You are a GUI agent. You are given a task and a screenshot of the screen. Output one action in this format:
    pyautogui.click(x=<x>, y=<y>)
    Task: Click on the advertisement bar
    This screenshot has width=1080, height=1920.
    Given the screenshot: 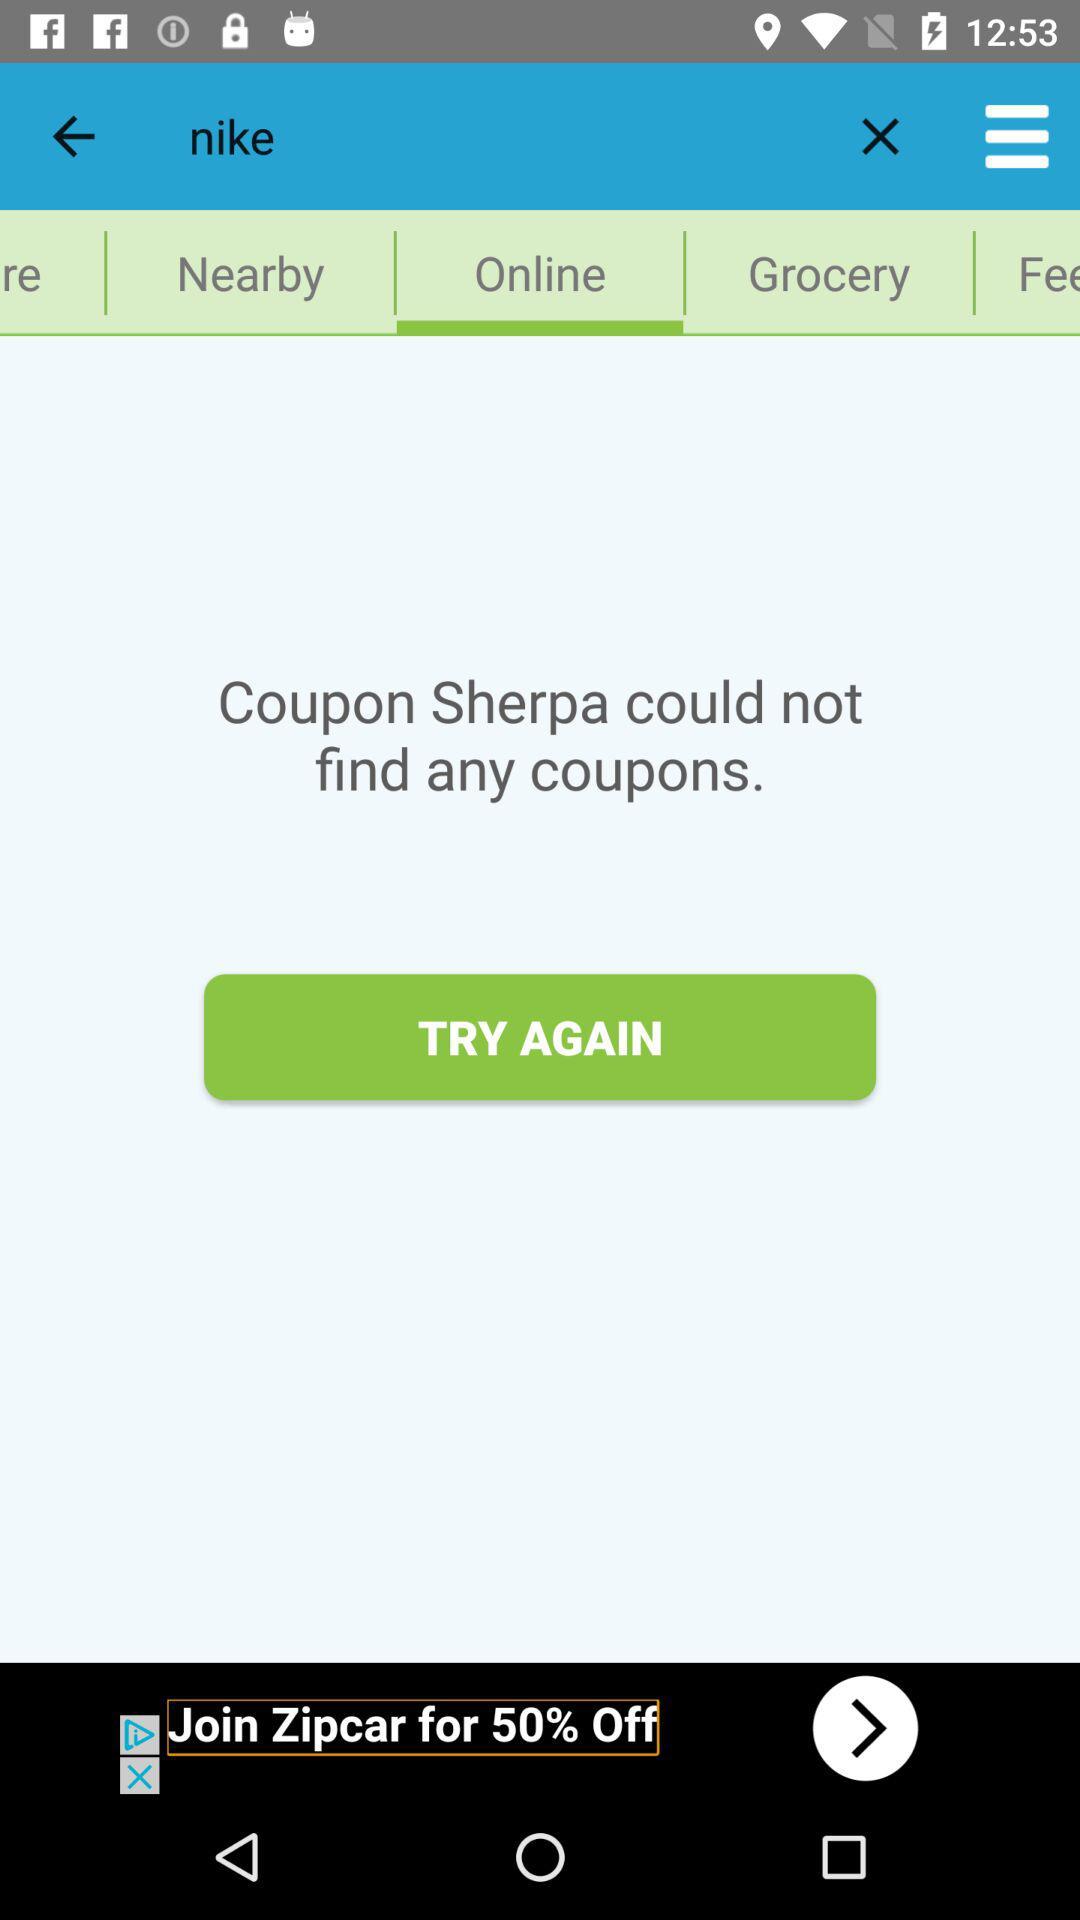 What is the action you would take?
    pyautogui.click(x=540, y=1727)
    